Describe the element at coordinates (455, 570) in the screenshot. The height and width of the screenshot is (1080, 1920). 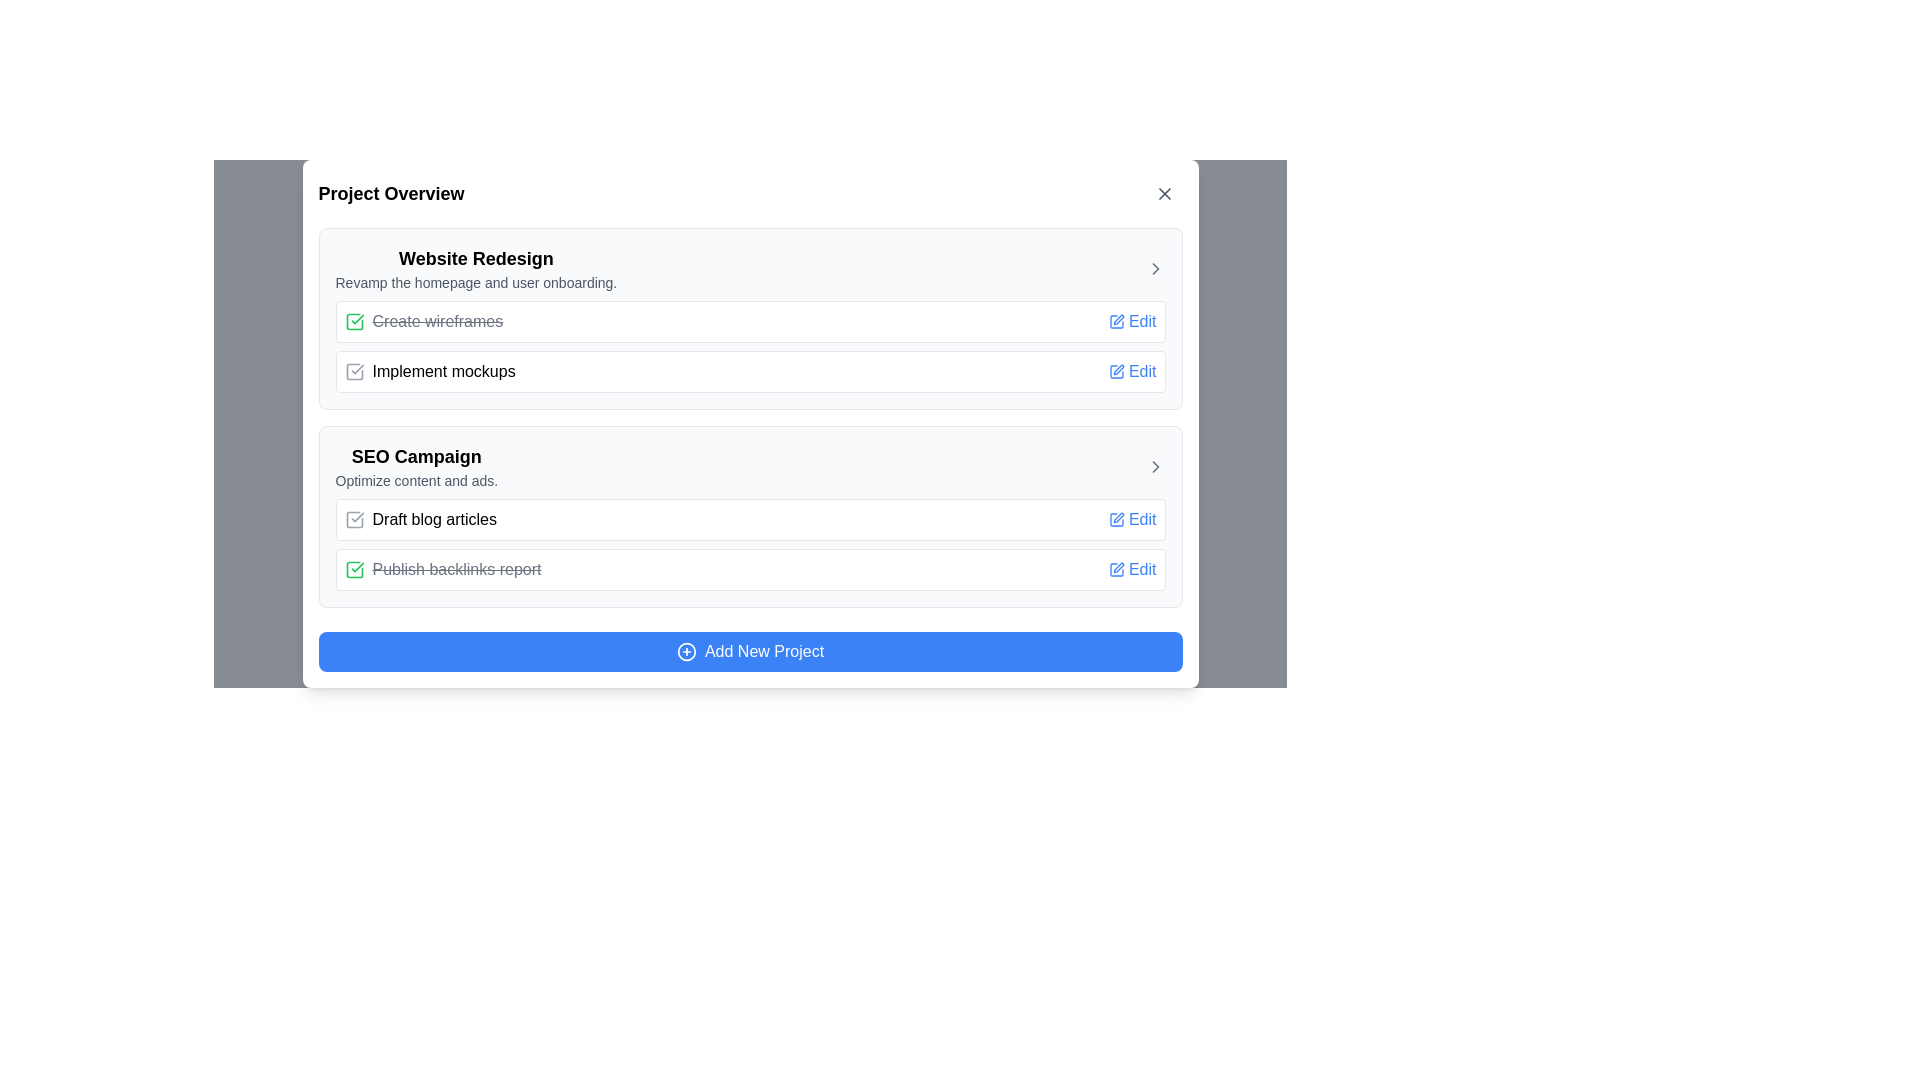
I see `the Text label element styled with a strikethrough effect and gray color, which reads 'Publish backlinks report', indicating a completed task in the 'SEO Campaign' section` at that location.